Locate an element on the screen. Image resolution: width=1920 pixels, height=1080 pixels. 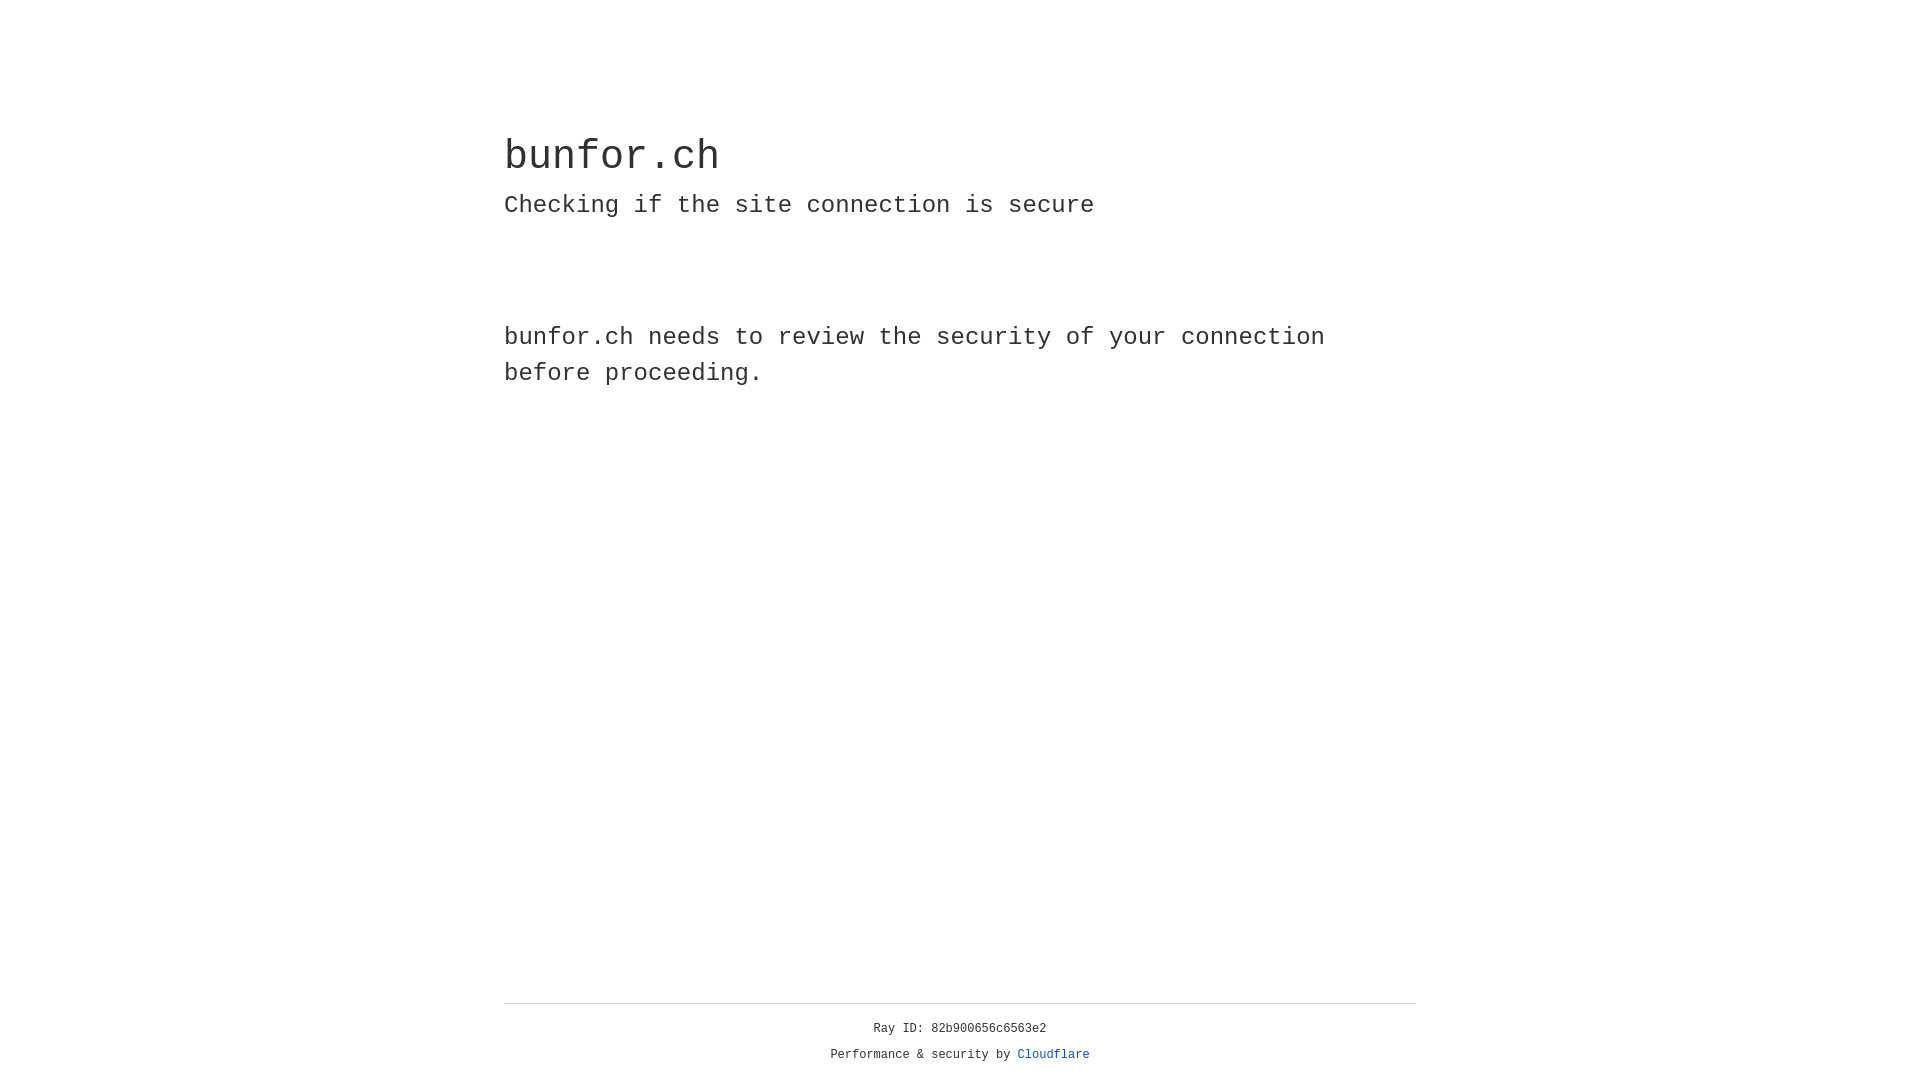
'Cloudflare' is located at coordinates (1017, 1054).